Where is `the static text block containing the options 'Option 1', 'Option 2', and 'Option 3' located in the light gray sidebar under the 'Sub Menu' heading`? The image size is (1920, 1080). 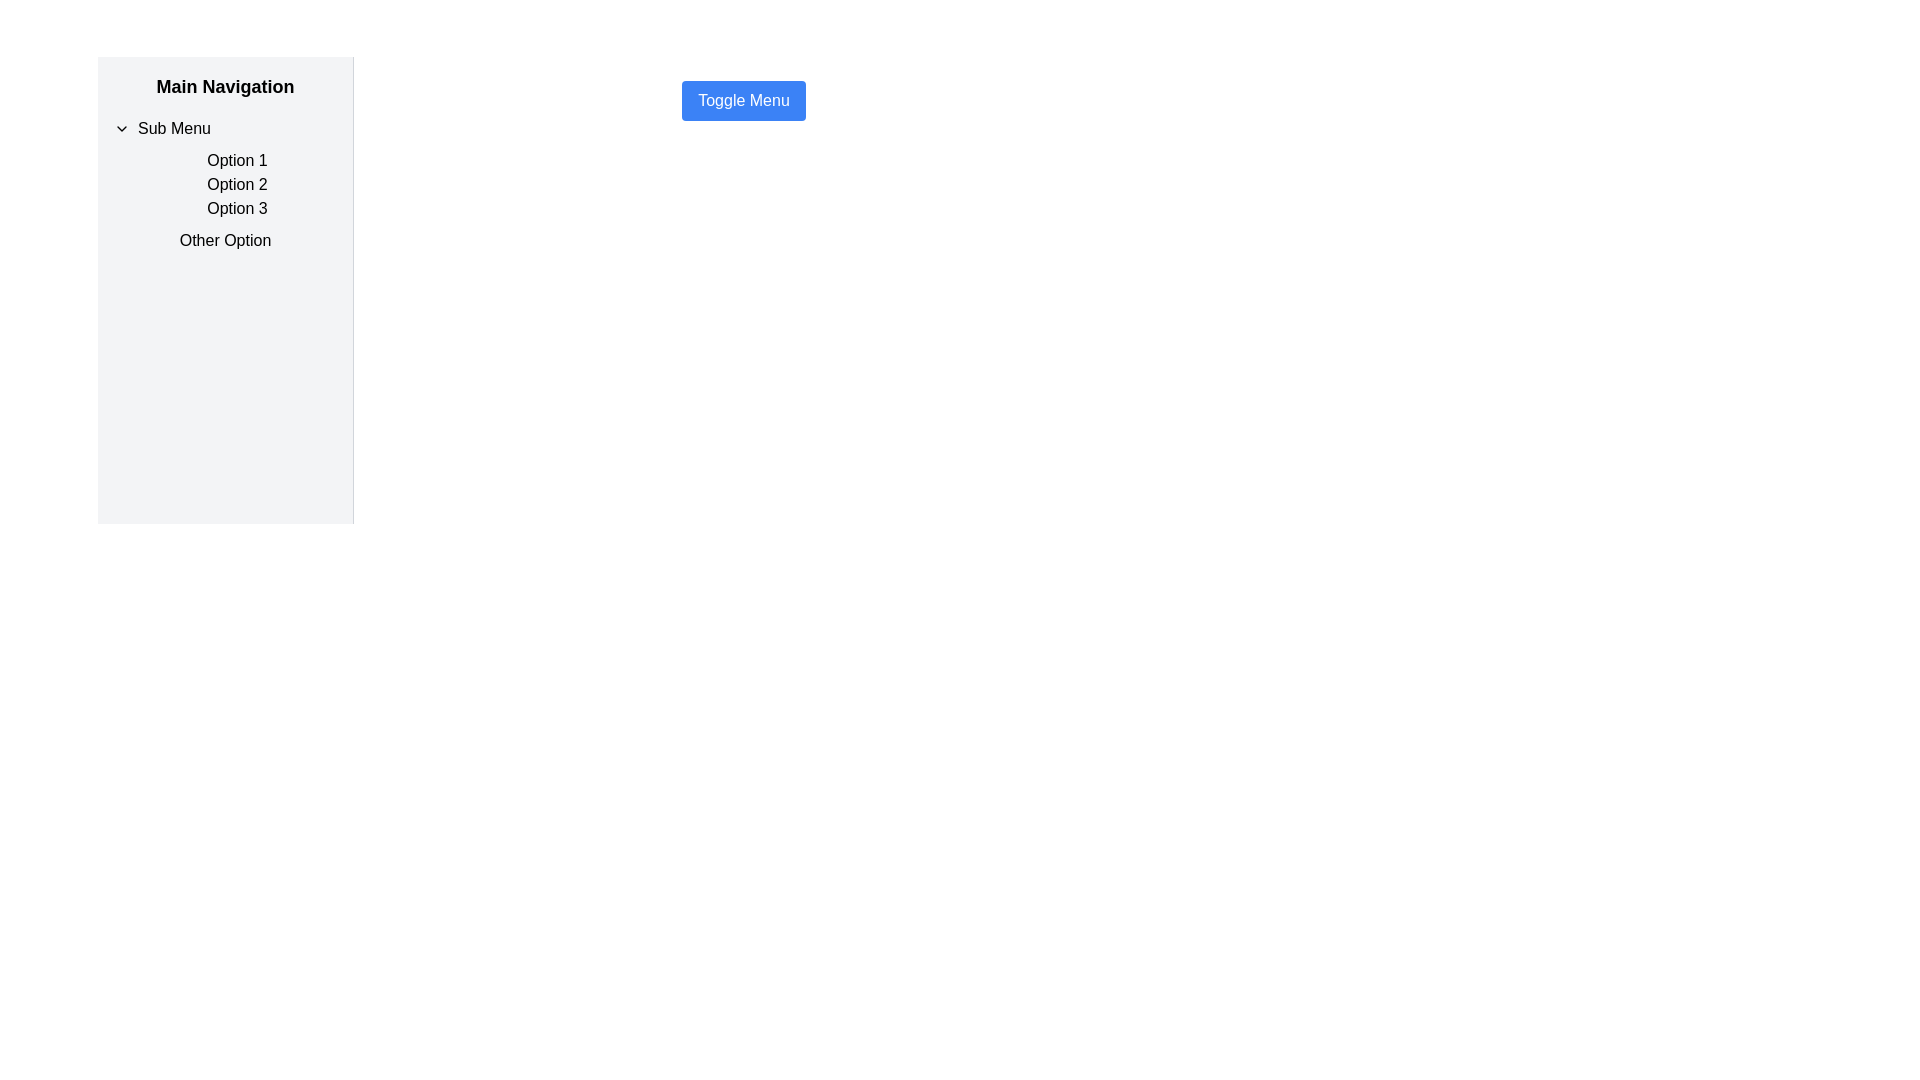 the static text block containing the options 'Option 1', 'Option 2', and 'Option 3' located in the light gray sidebar under the 'Sub Menu' heading is located at coordinates (225, 185).